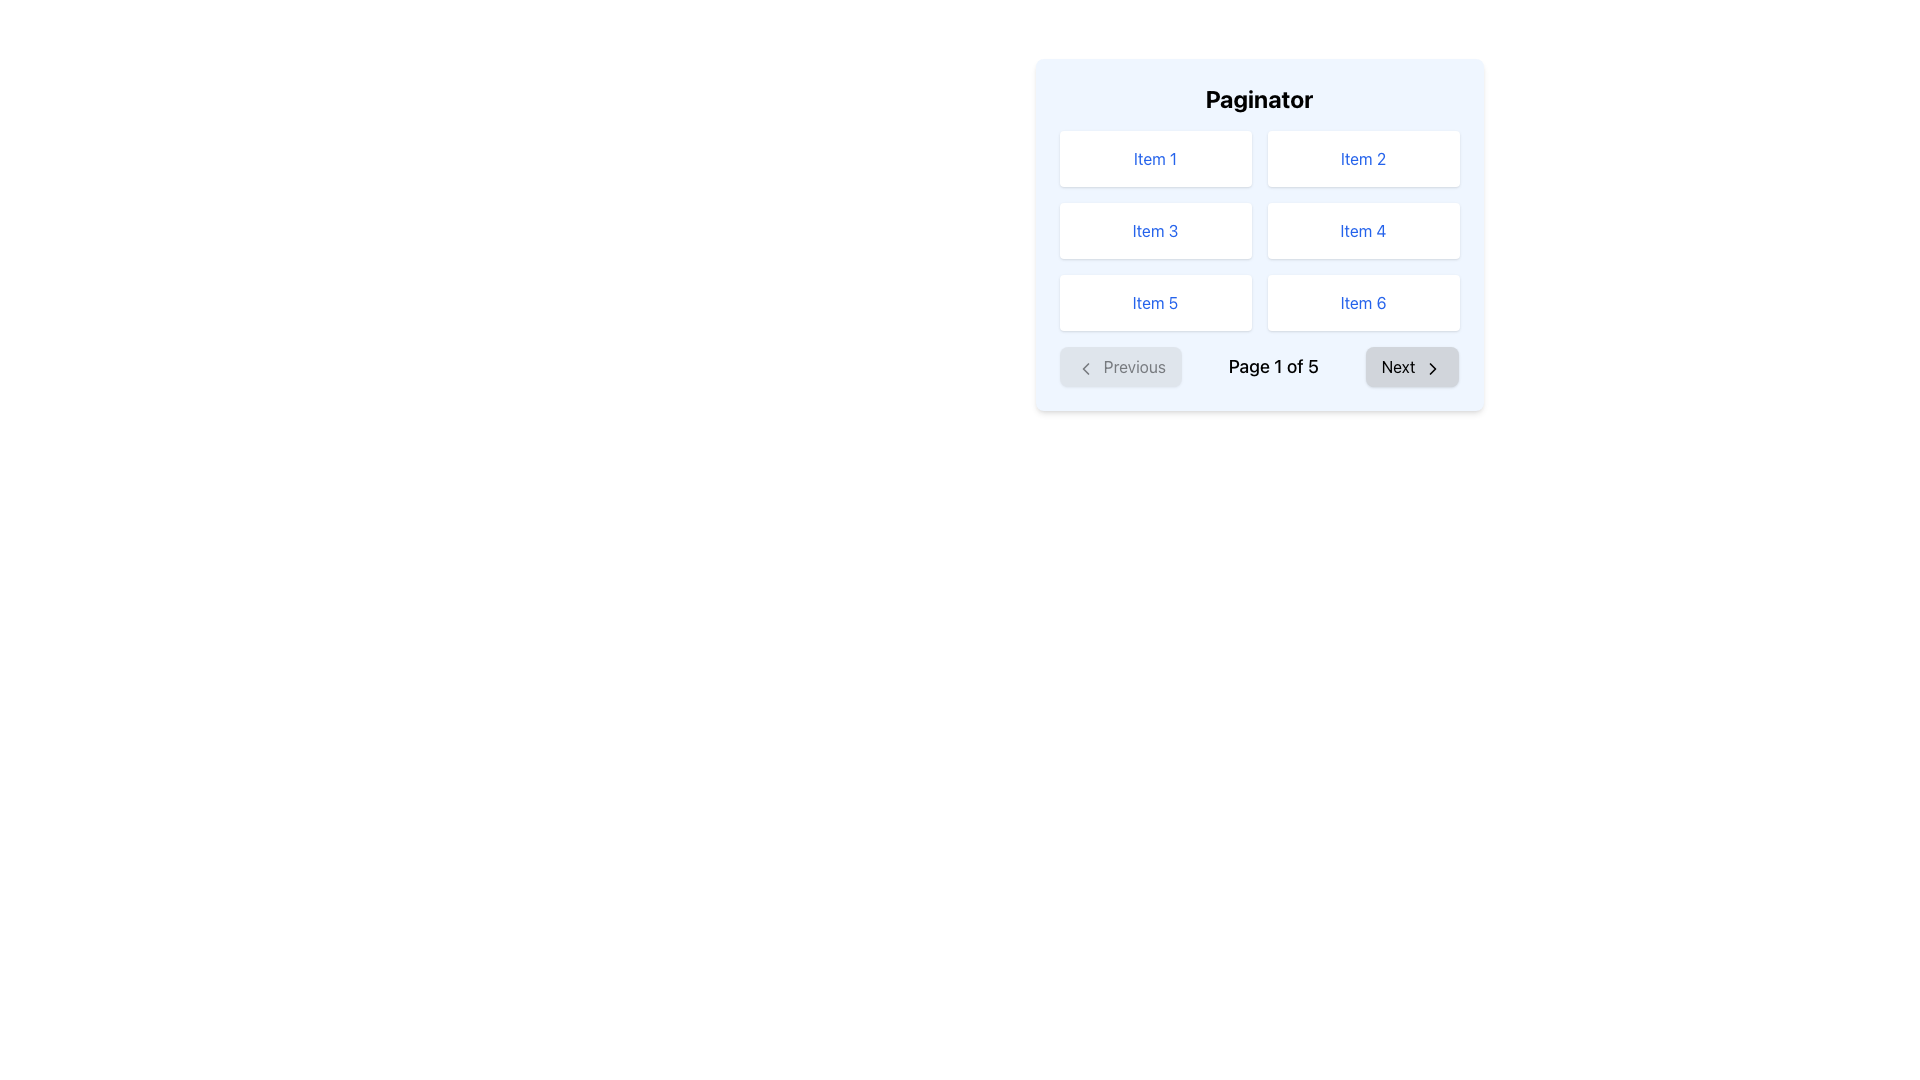  I want to click on the gray button with black text labeled 'Next' that has a right-pointing chevron, located on the bottom-right of the paginator component, so click(1411, 366).